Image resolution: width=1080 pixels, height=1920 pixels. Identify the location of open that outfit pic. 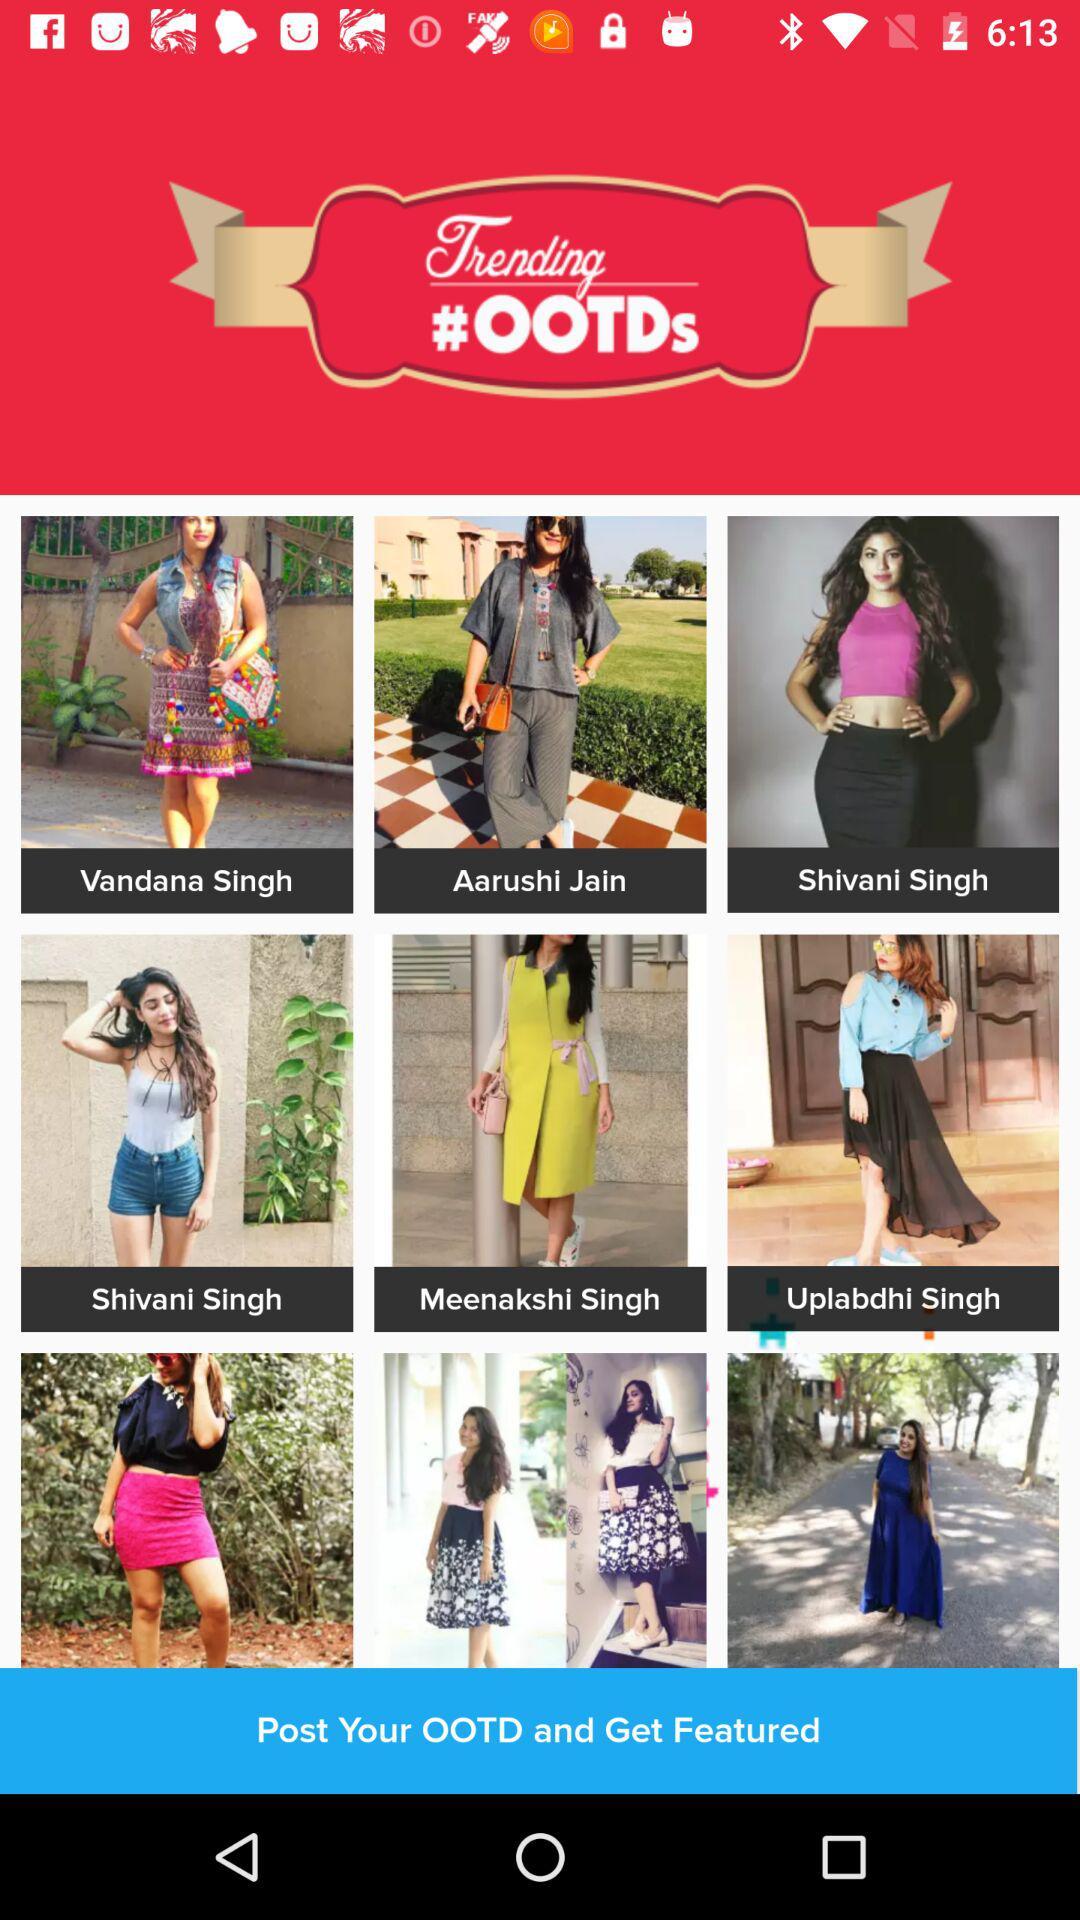
(892, 1518).